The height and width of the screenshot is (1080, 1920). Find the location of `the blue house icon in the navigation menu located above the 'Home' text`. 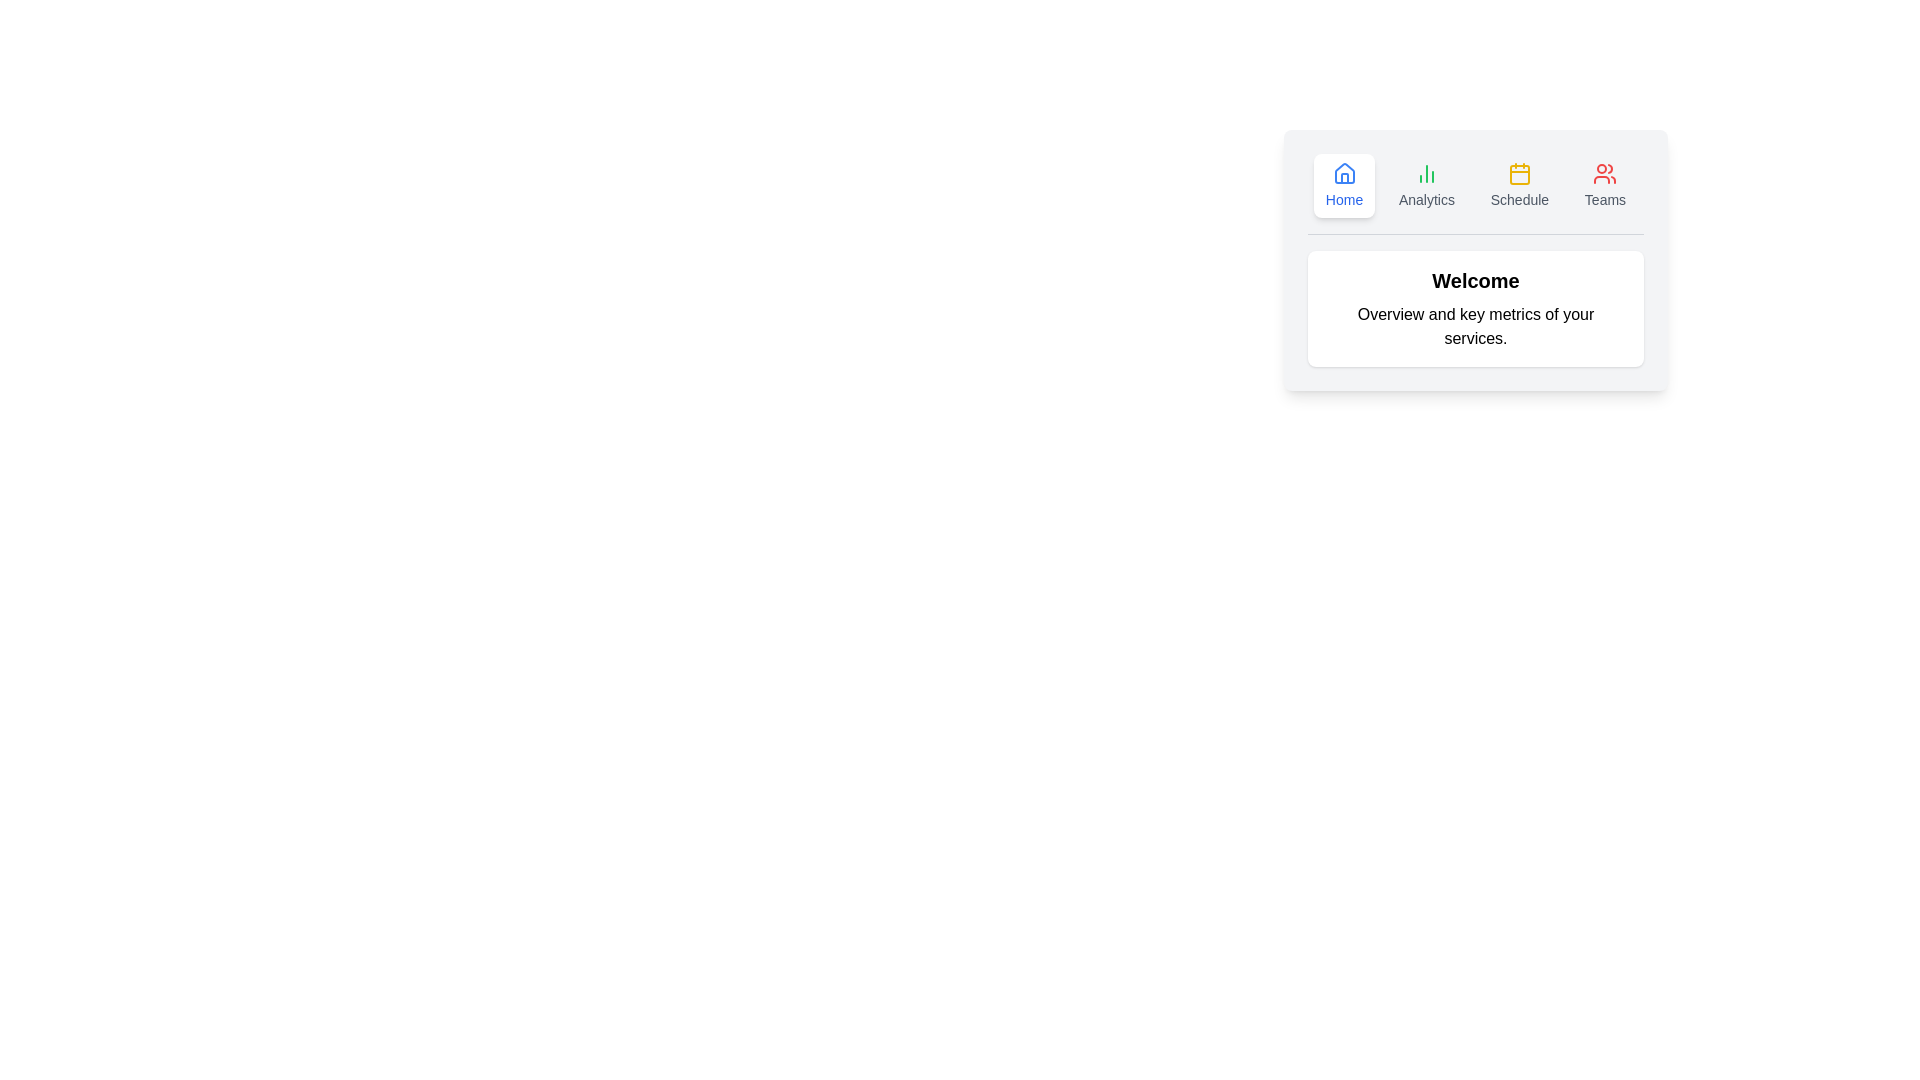

the blue house icon in the navigation menu located above the 'Home' text is located at coordinates (1344, 172).